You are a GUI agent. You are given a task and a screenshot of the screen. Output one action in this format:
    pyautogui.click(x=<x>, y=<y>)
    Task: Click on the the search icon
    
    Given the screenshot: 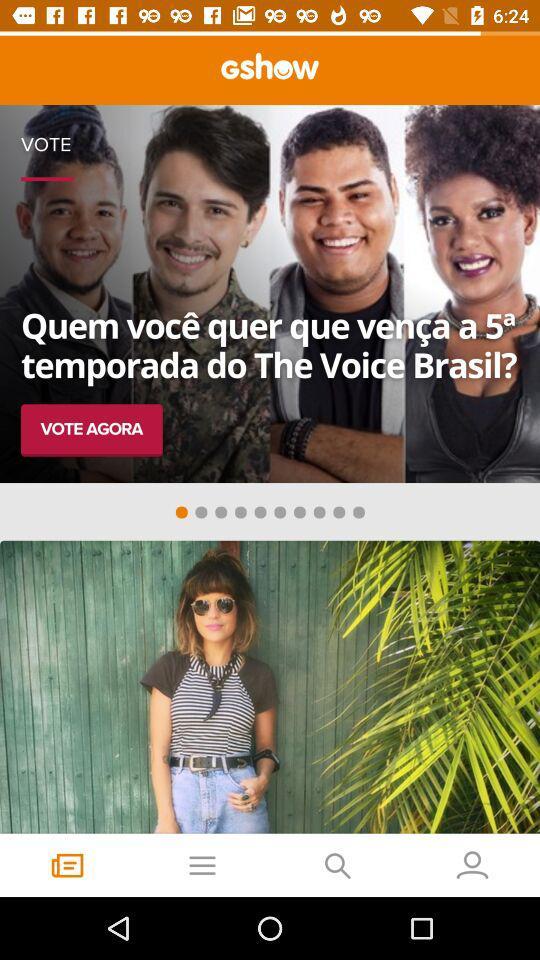 What is the action you would take?
    pyautogui.click(x=337, y=864)
    